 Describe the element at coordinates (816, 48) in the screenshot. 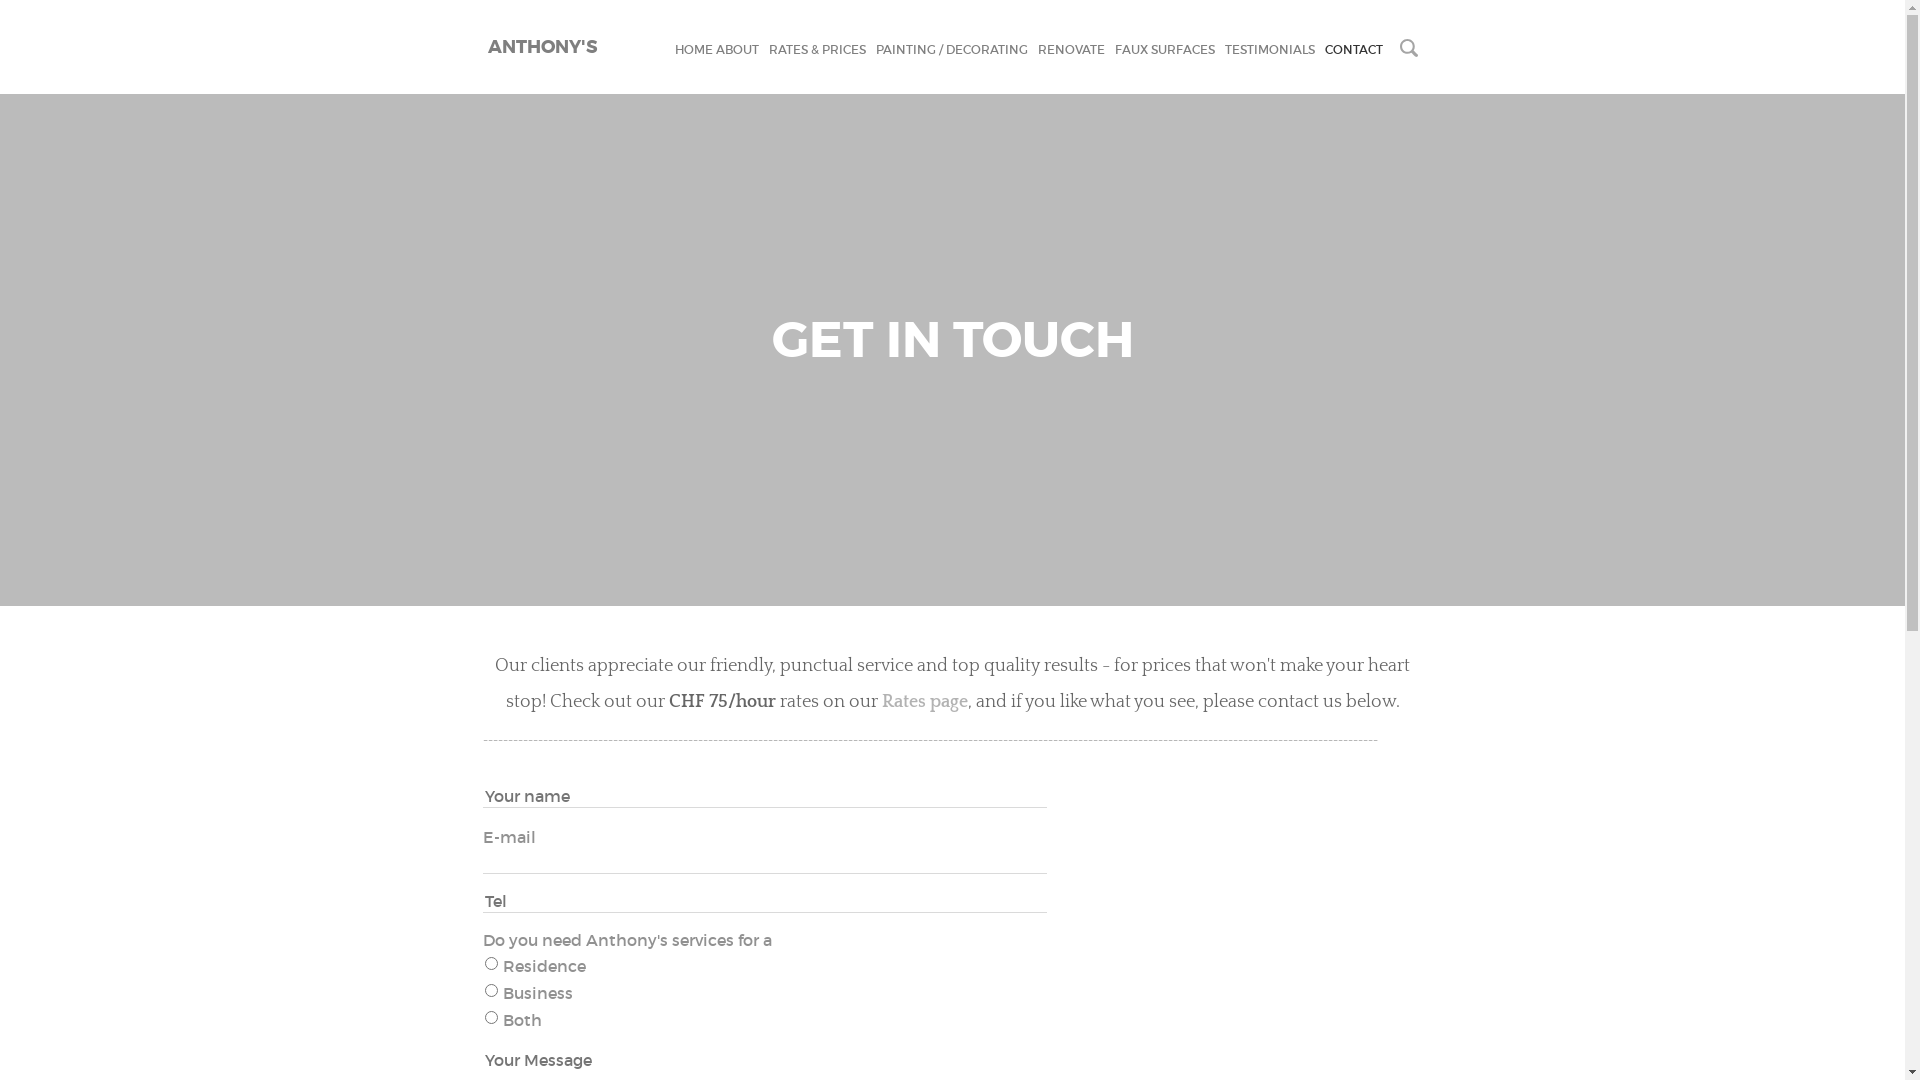

I see `'RATES & PRICES'` at that location.